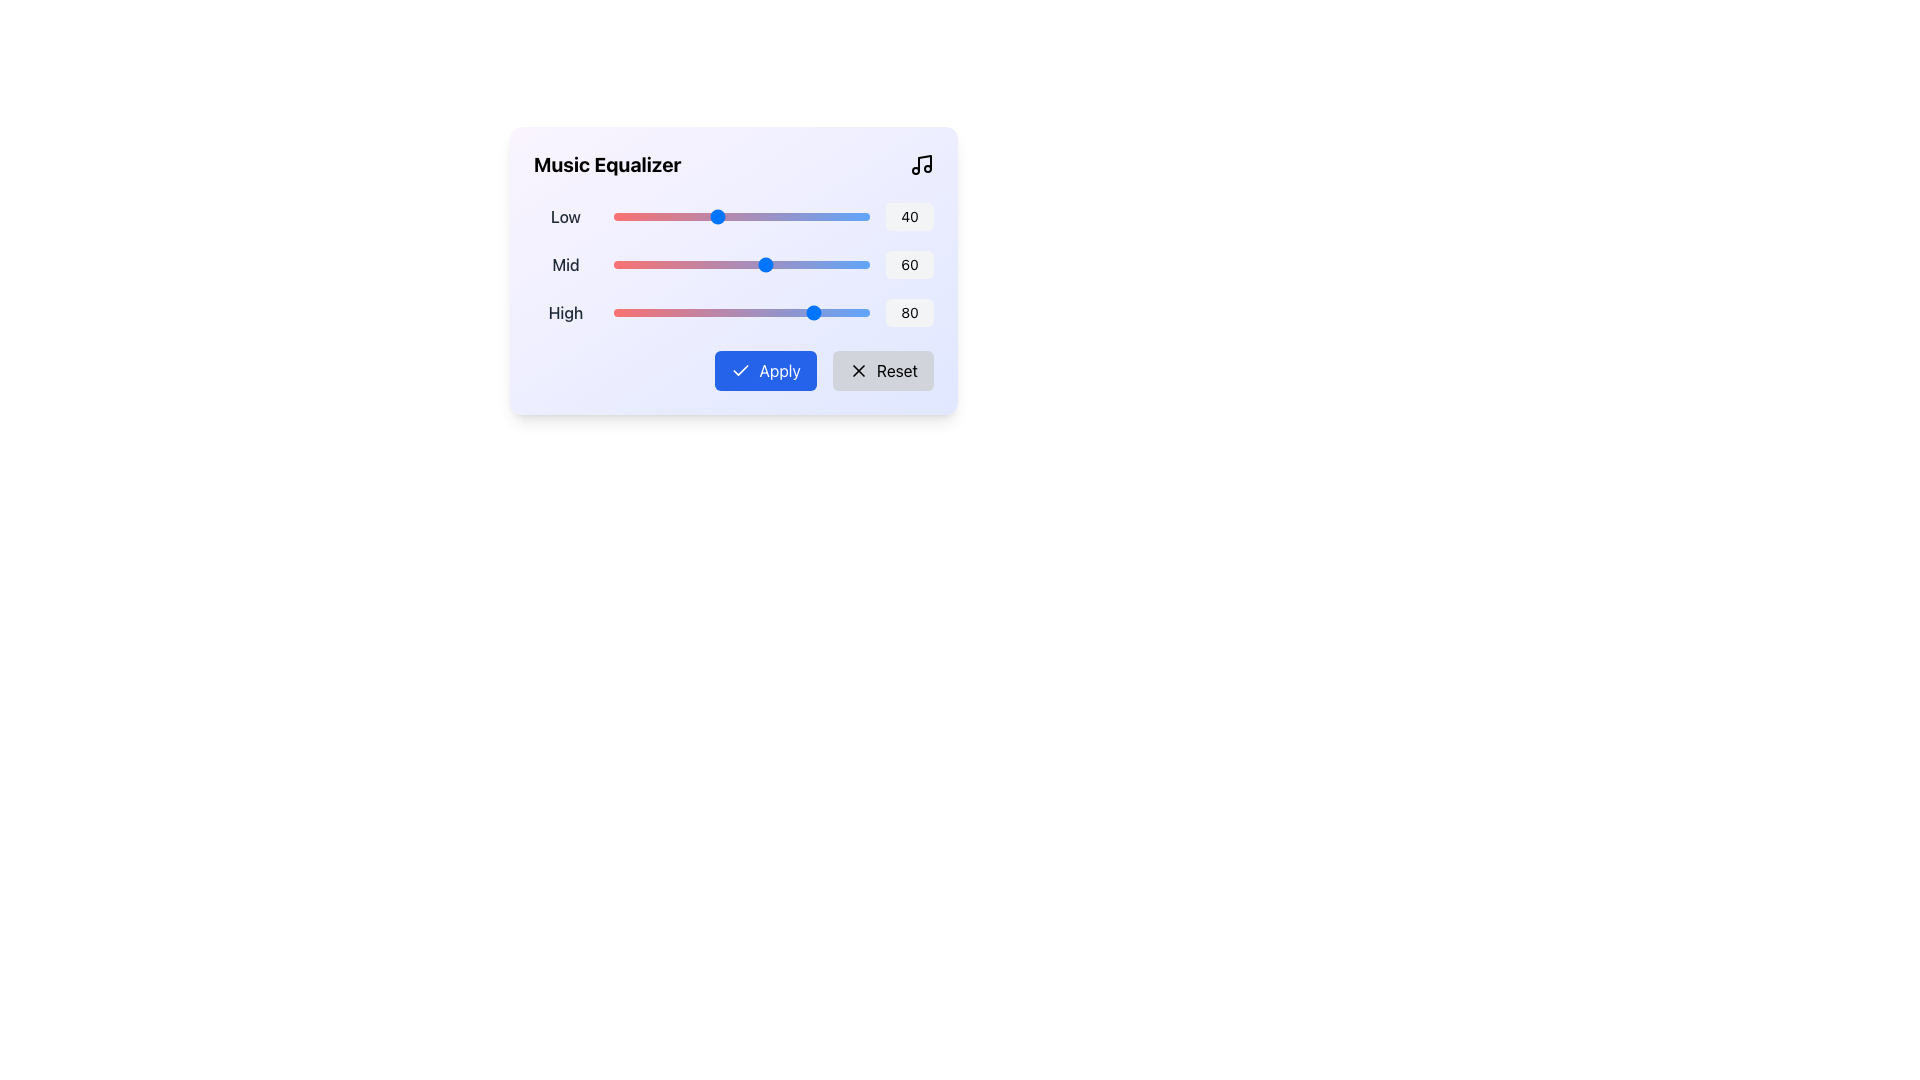  What do you see at coordinates (774, 264) in the screenshot?
I see `the 'Mid' equalizer slider` at bounding box center [774, 264].